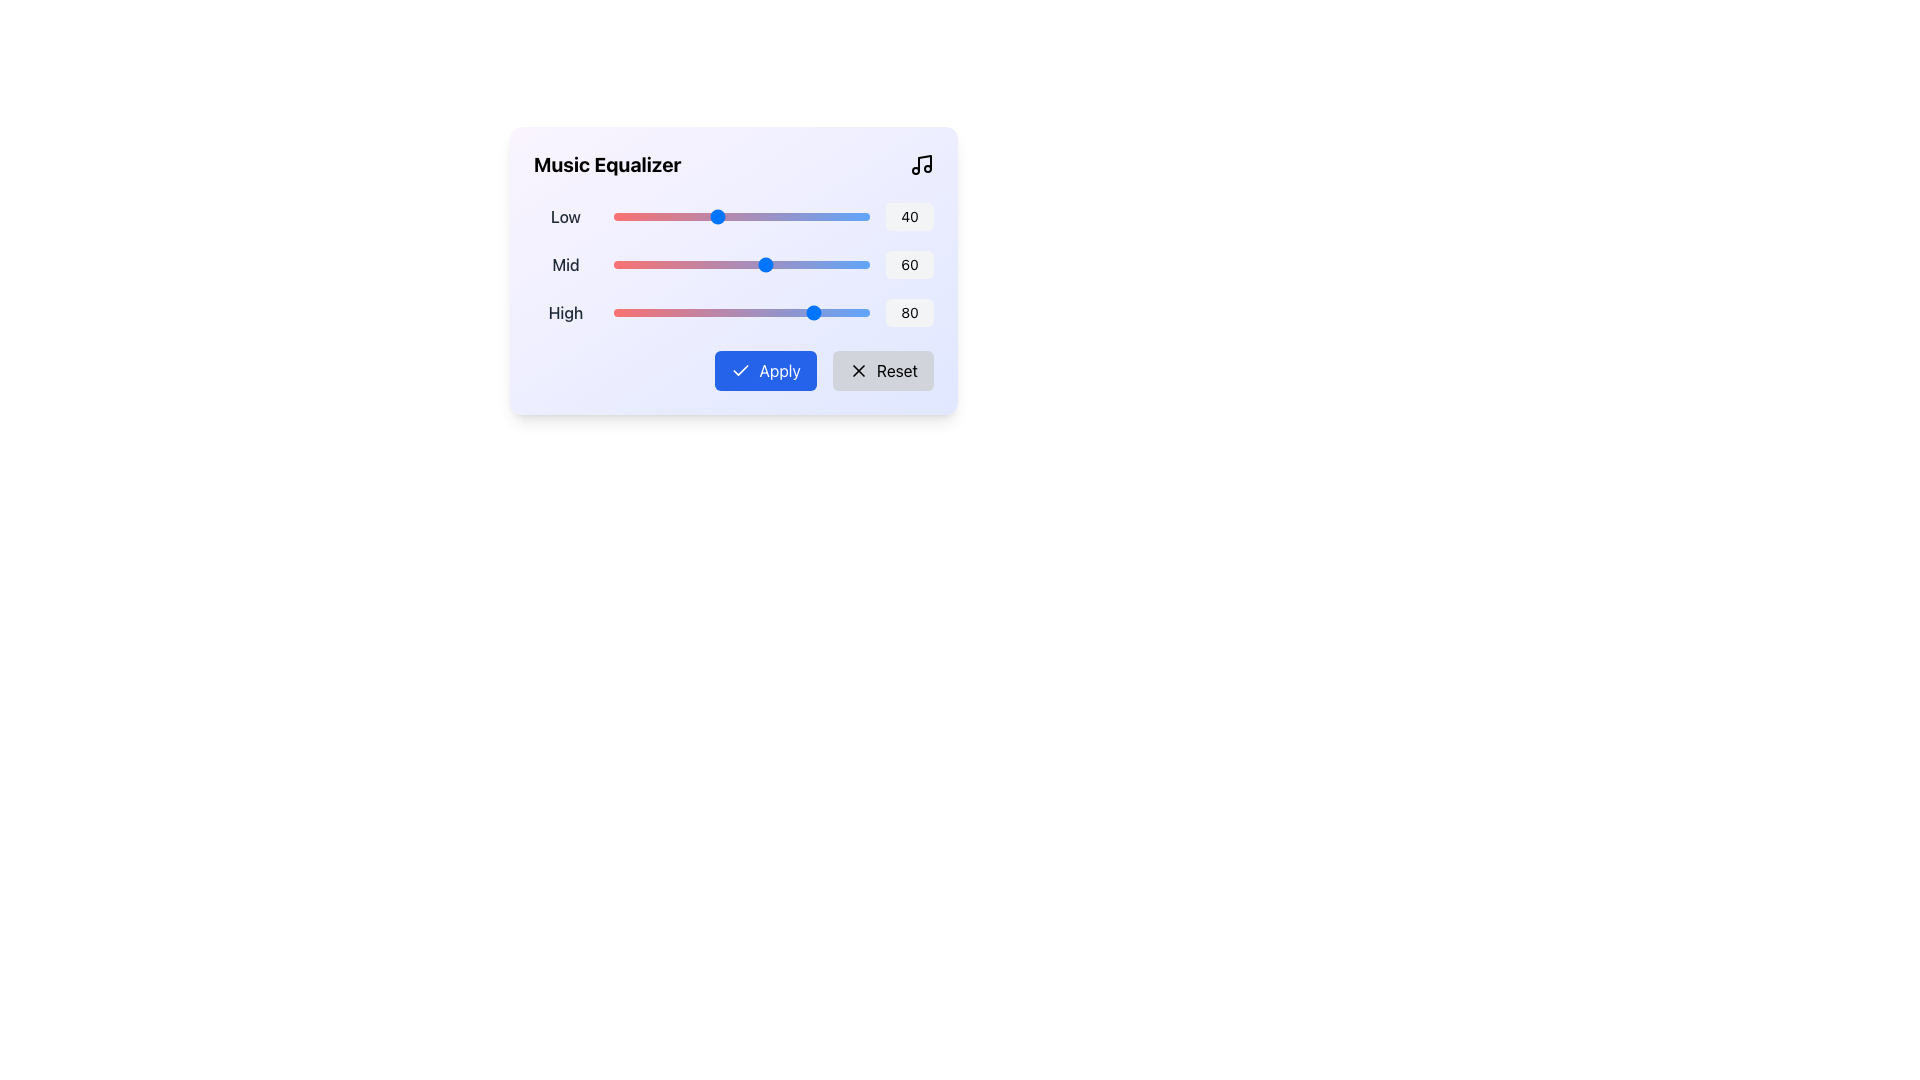  What do you see at coordinates (774, 264) in the screenshot?
I see `the 'Mid' equalizer slider` at bounding box center [774, 264].